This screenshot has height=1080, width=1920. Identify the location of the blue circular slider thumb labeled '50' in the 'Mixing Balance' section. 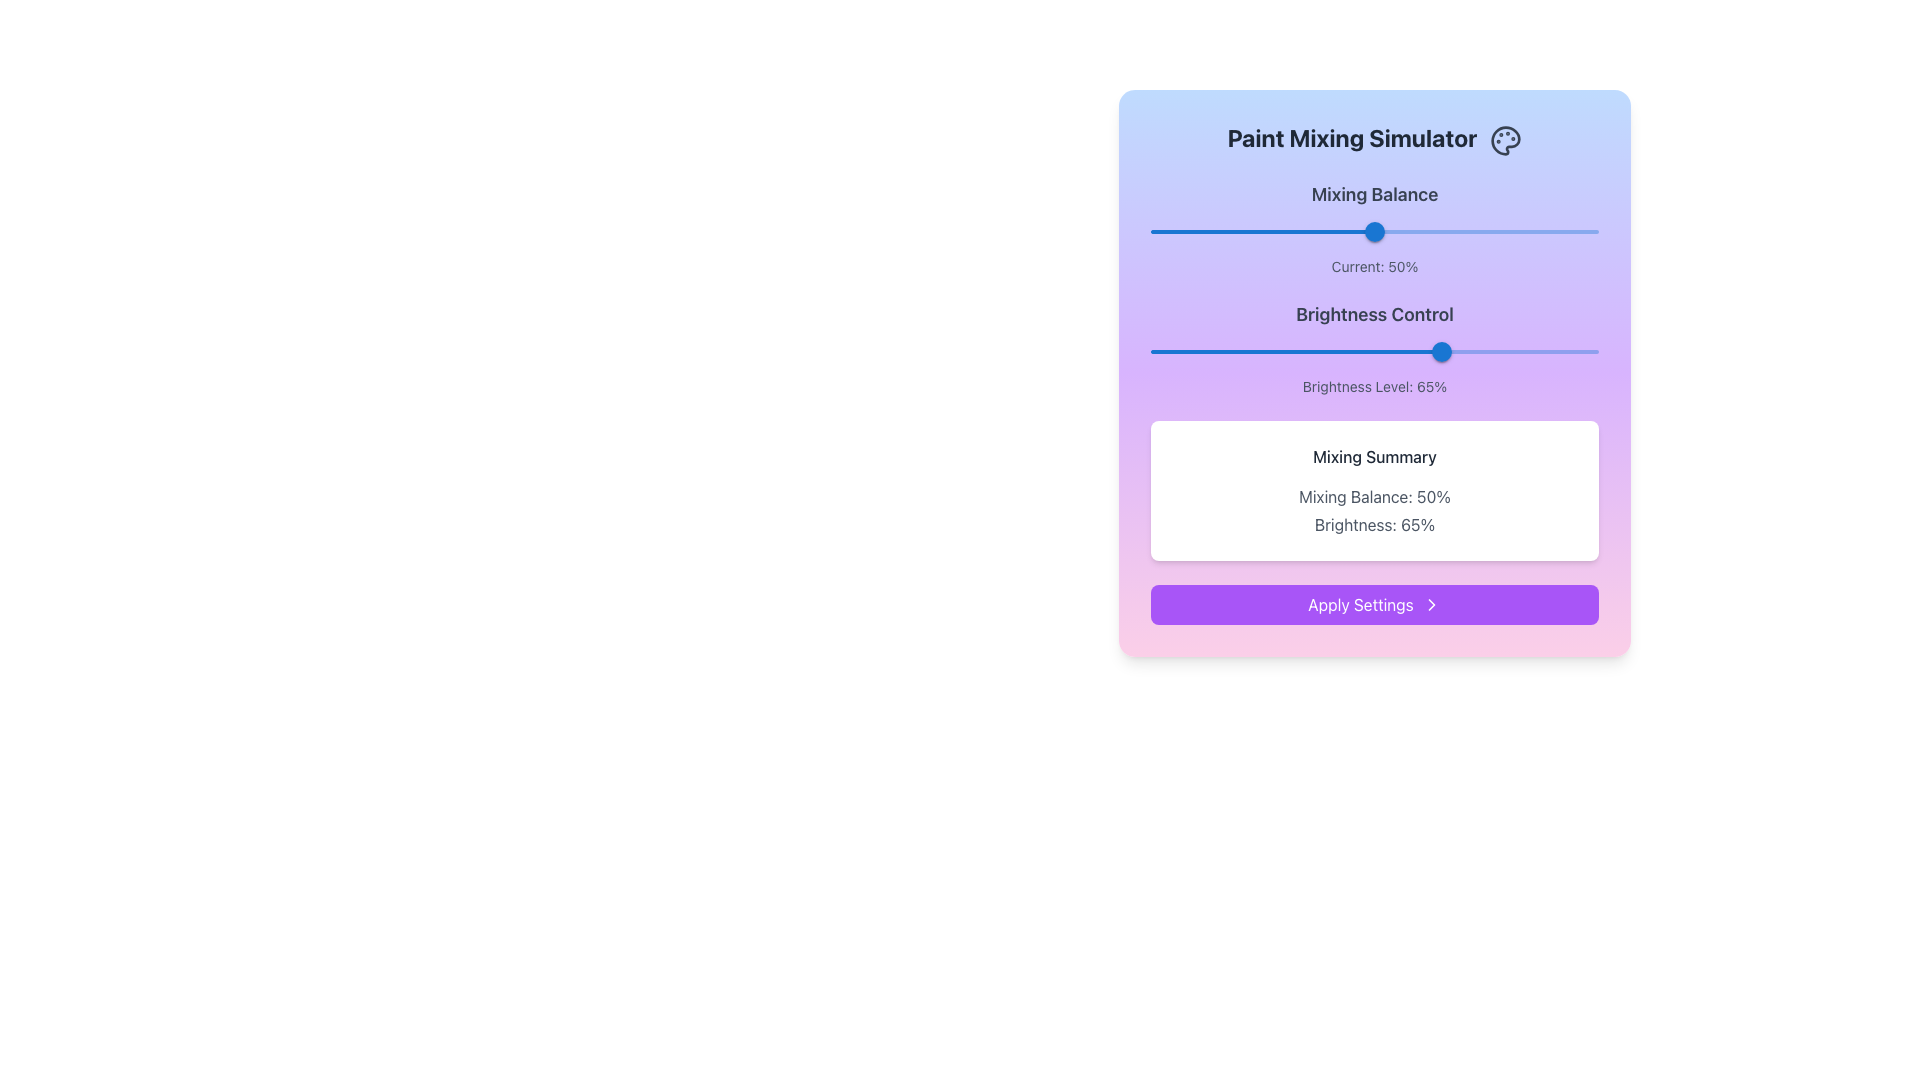
(1373, 230).